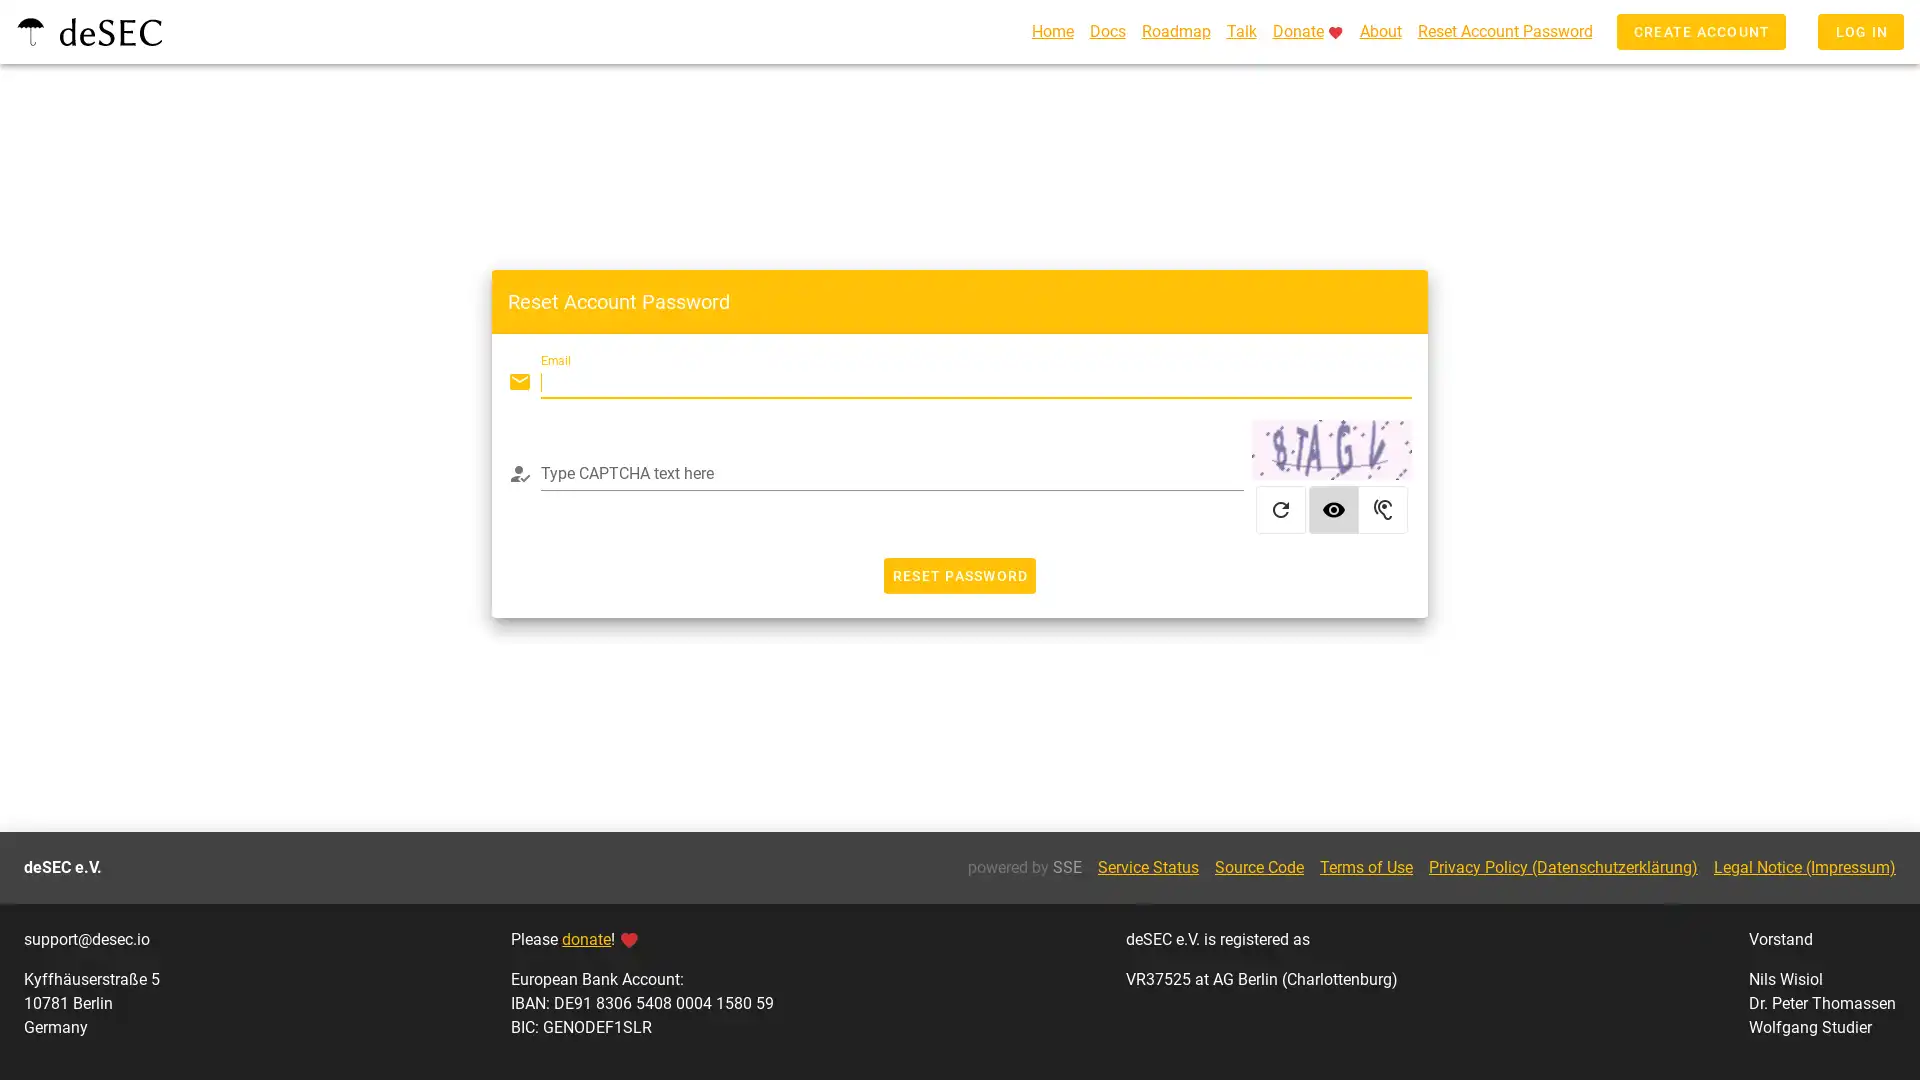 The height and width of the screenshot is (1080, 1920). I want to click on Switch to Image CAPTCHA, so click(1334, 512).